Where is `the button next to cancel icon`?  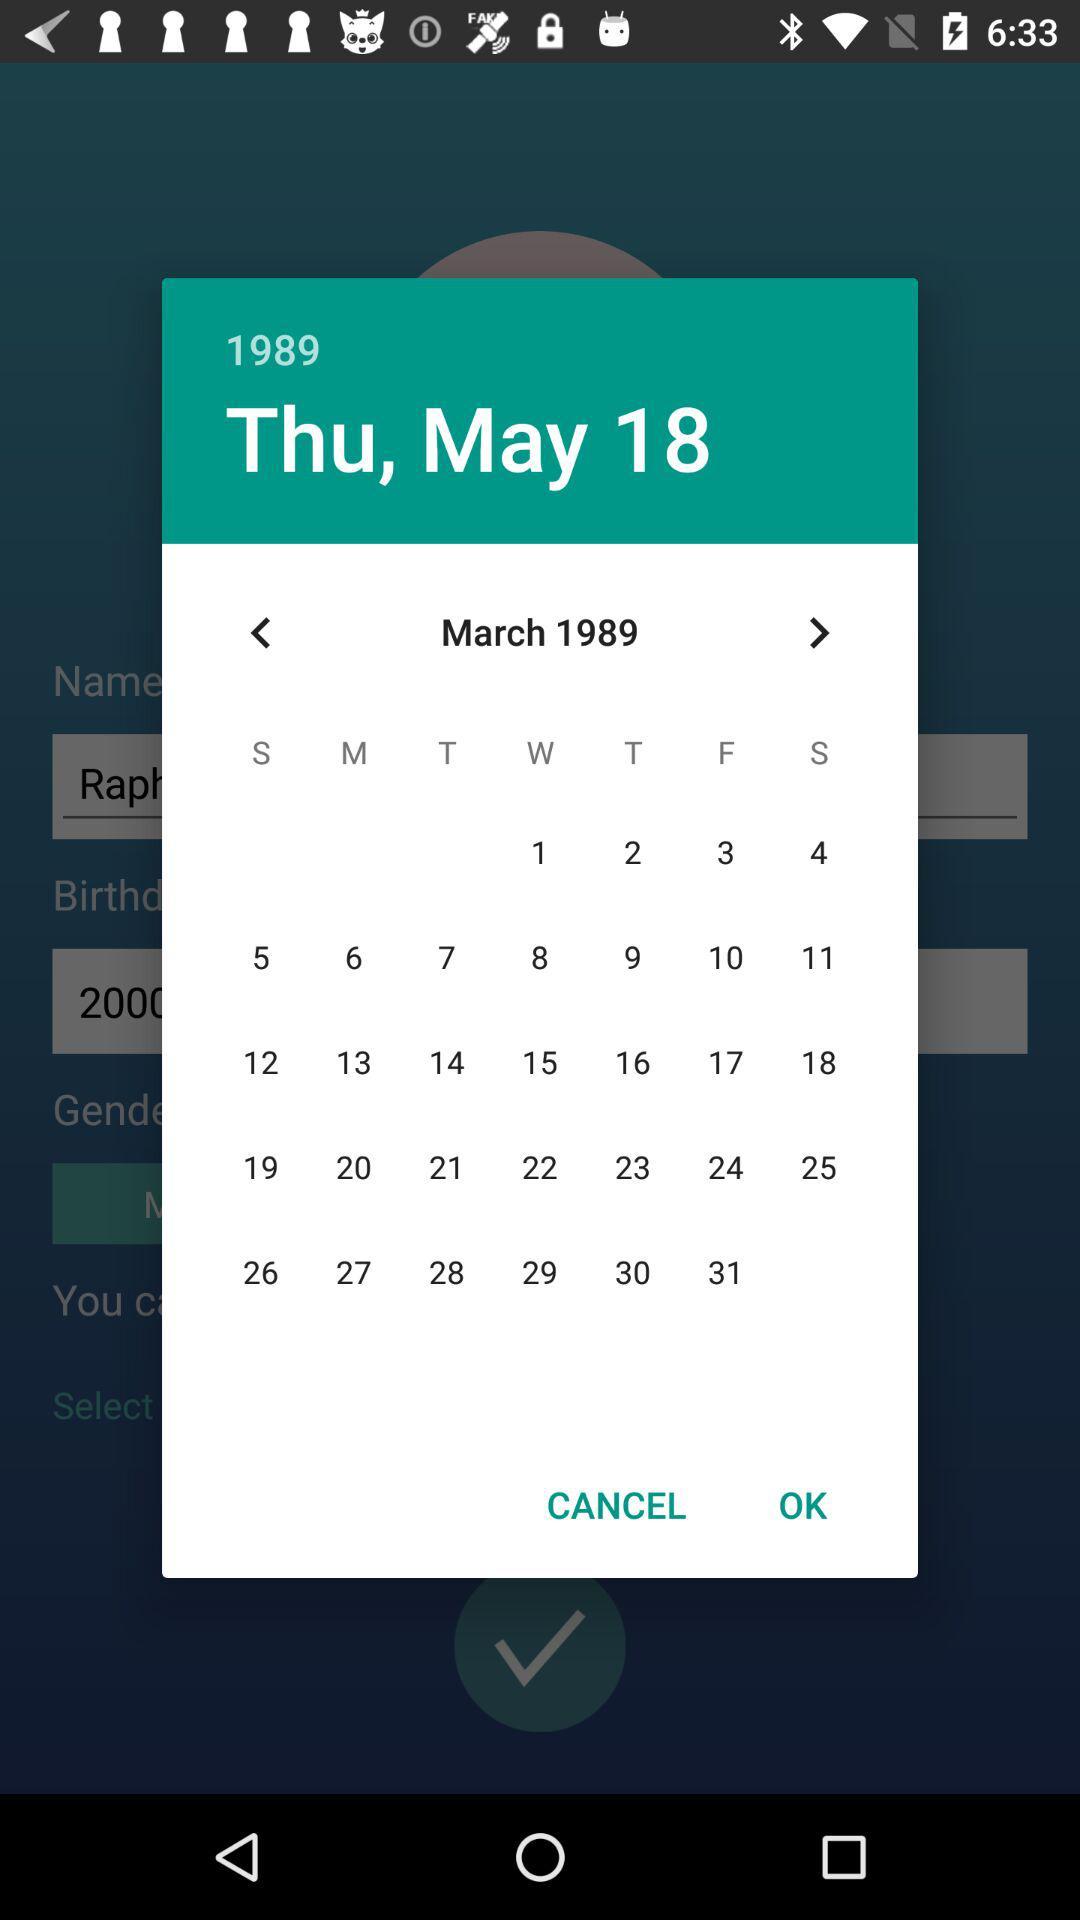 the button next to cancel icon is located at coordinates (801, 1504).